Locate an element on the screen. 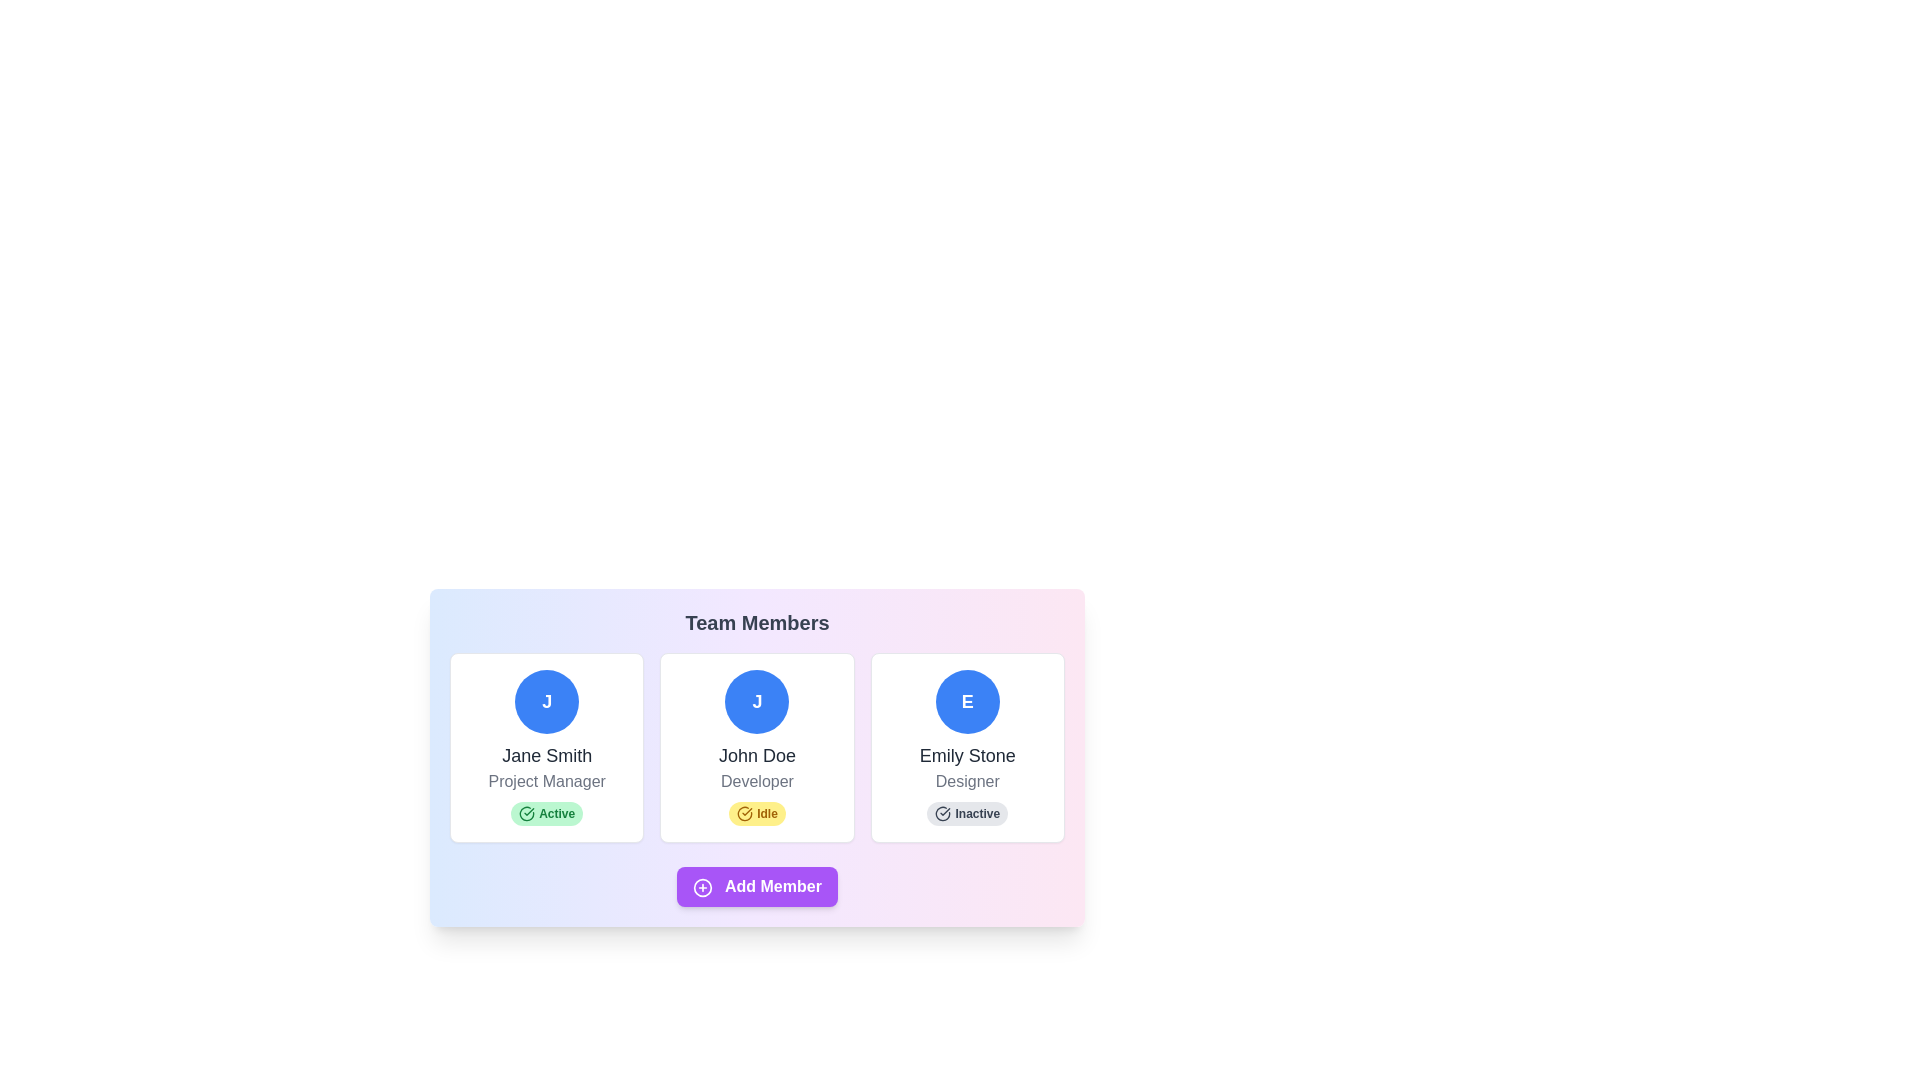 The height and width of the screenshot is (1080, 1920). the heading label that indicates the information pertains to team members, located at the top of the panel containing team member cards is located at coordinates (756, 622).